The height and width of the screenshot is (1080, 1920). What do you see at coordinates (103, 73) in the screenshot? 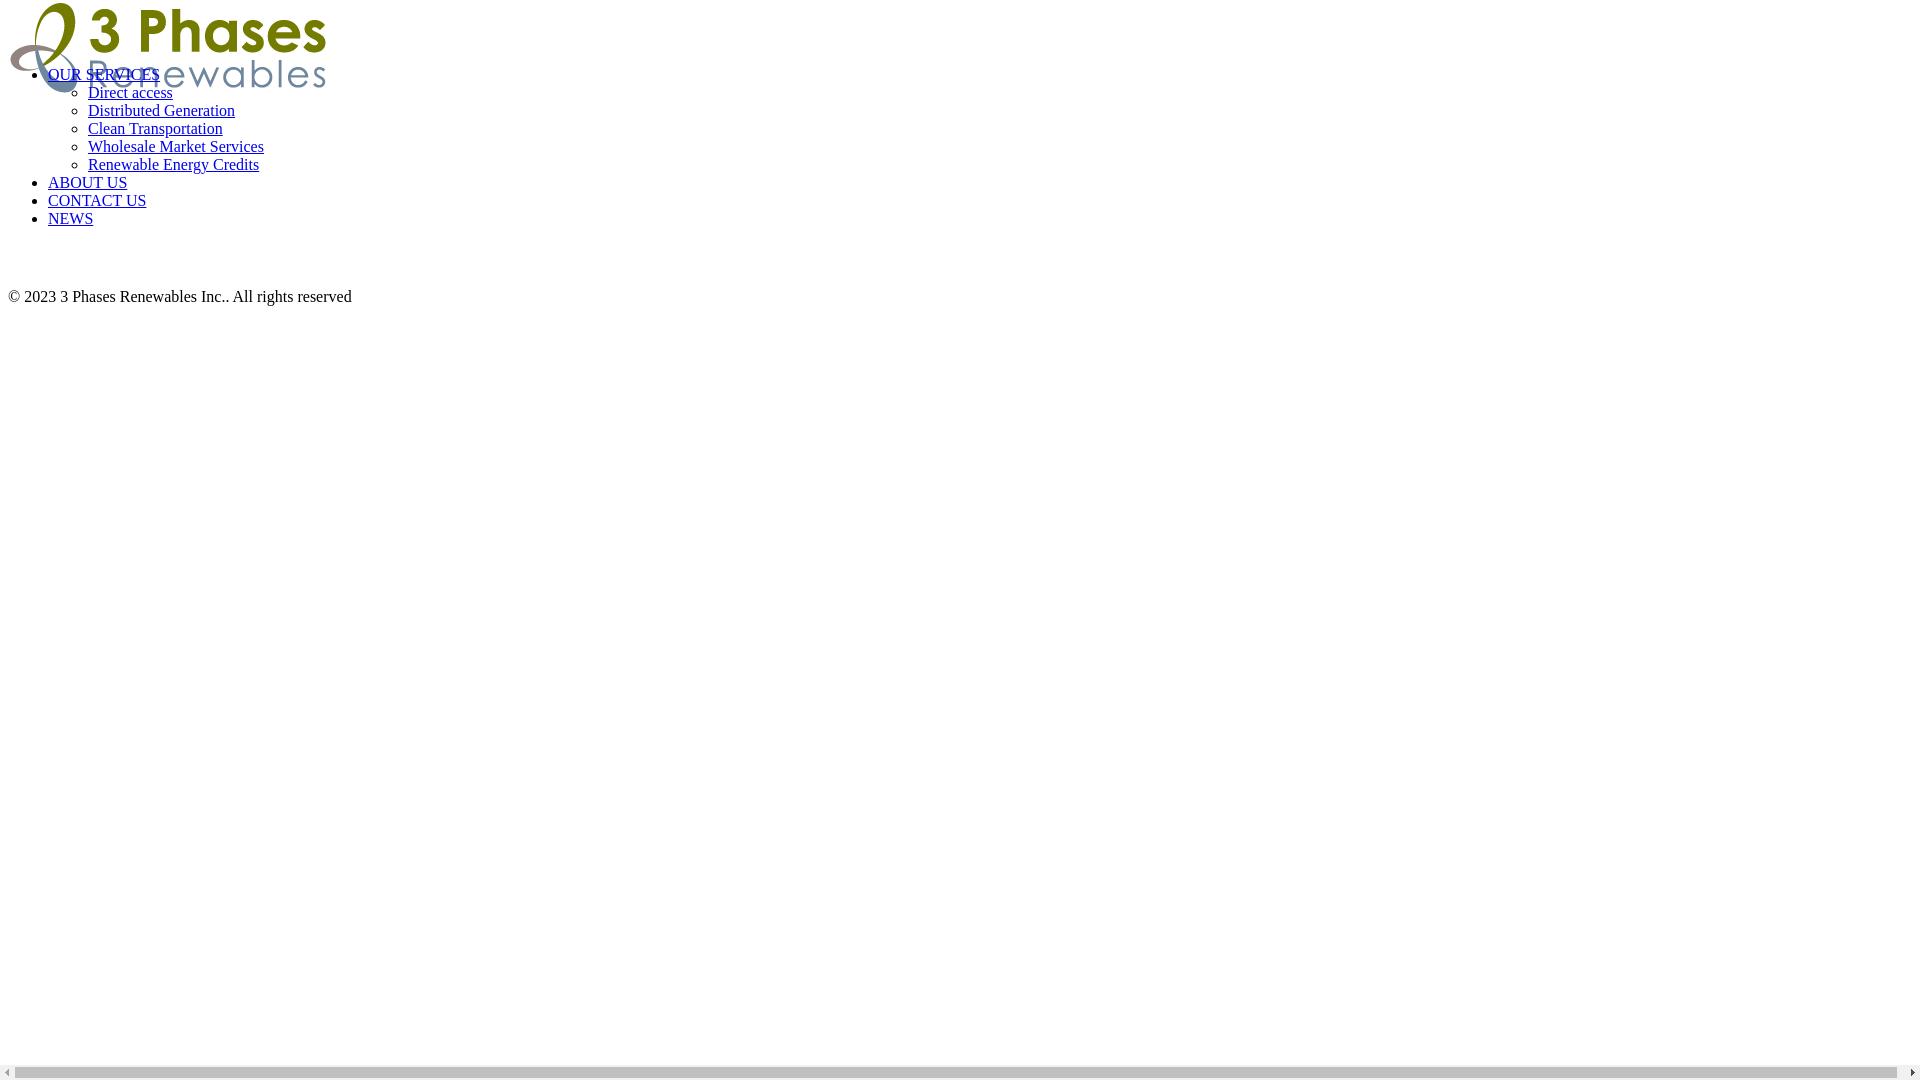
I see `'OUR SERVICES'` at bounding box center [103, 73].